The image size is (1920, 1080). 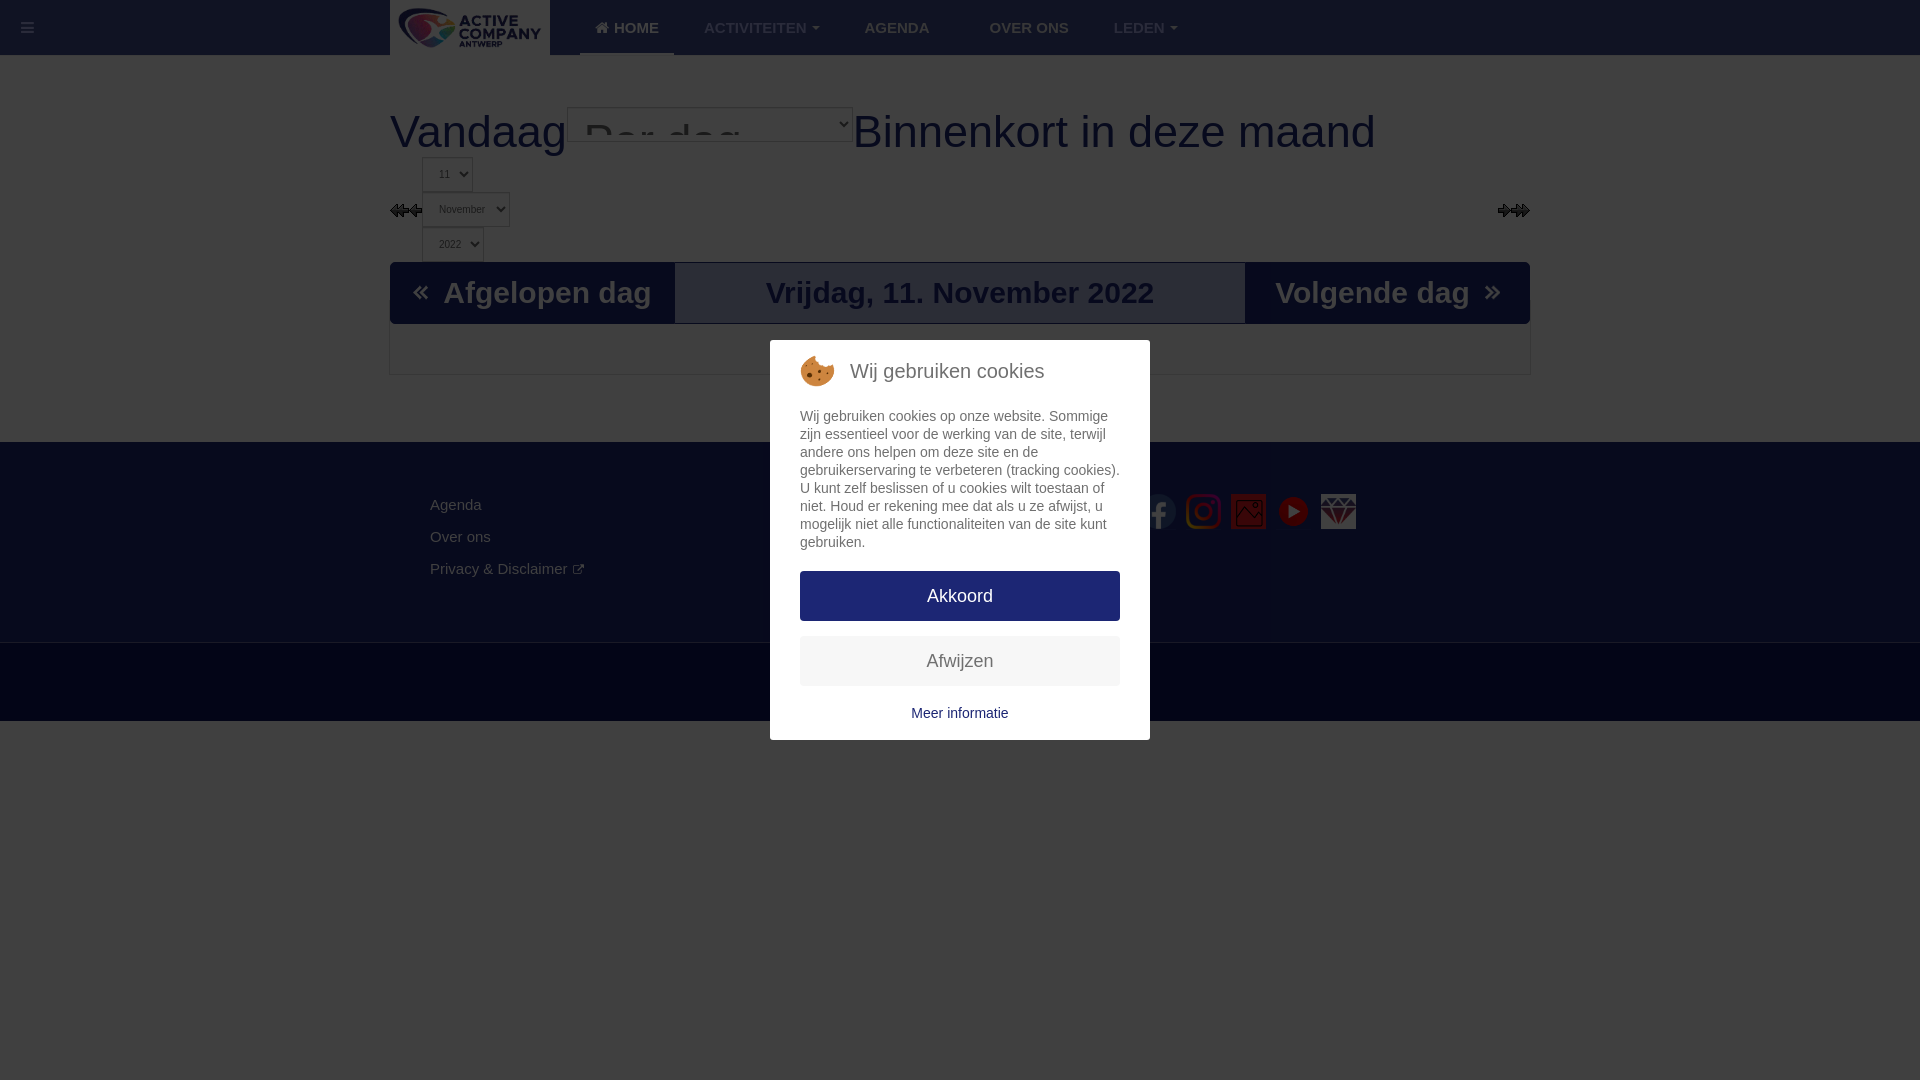 What do you see at coordinates (958, 712) in the screenshot?
I see `'Meer informatie'` at bounding box center [958, 712].